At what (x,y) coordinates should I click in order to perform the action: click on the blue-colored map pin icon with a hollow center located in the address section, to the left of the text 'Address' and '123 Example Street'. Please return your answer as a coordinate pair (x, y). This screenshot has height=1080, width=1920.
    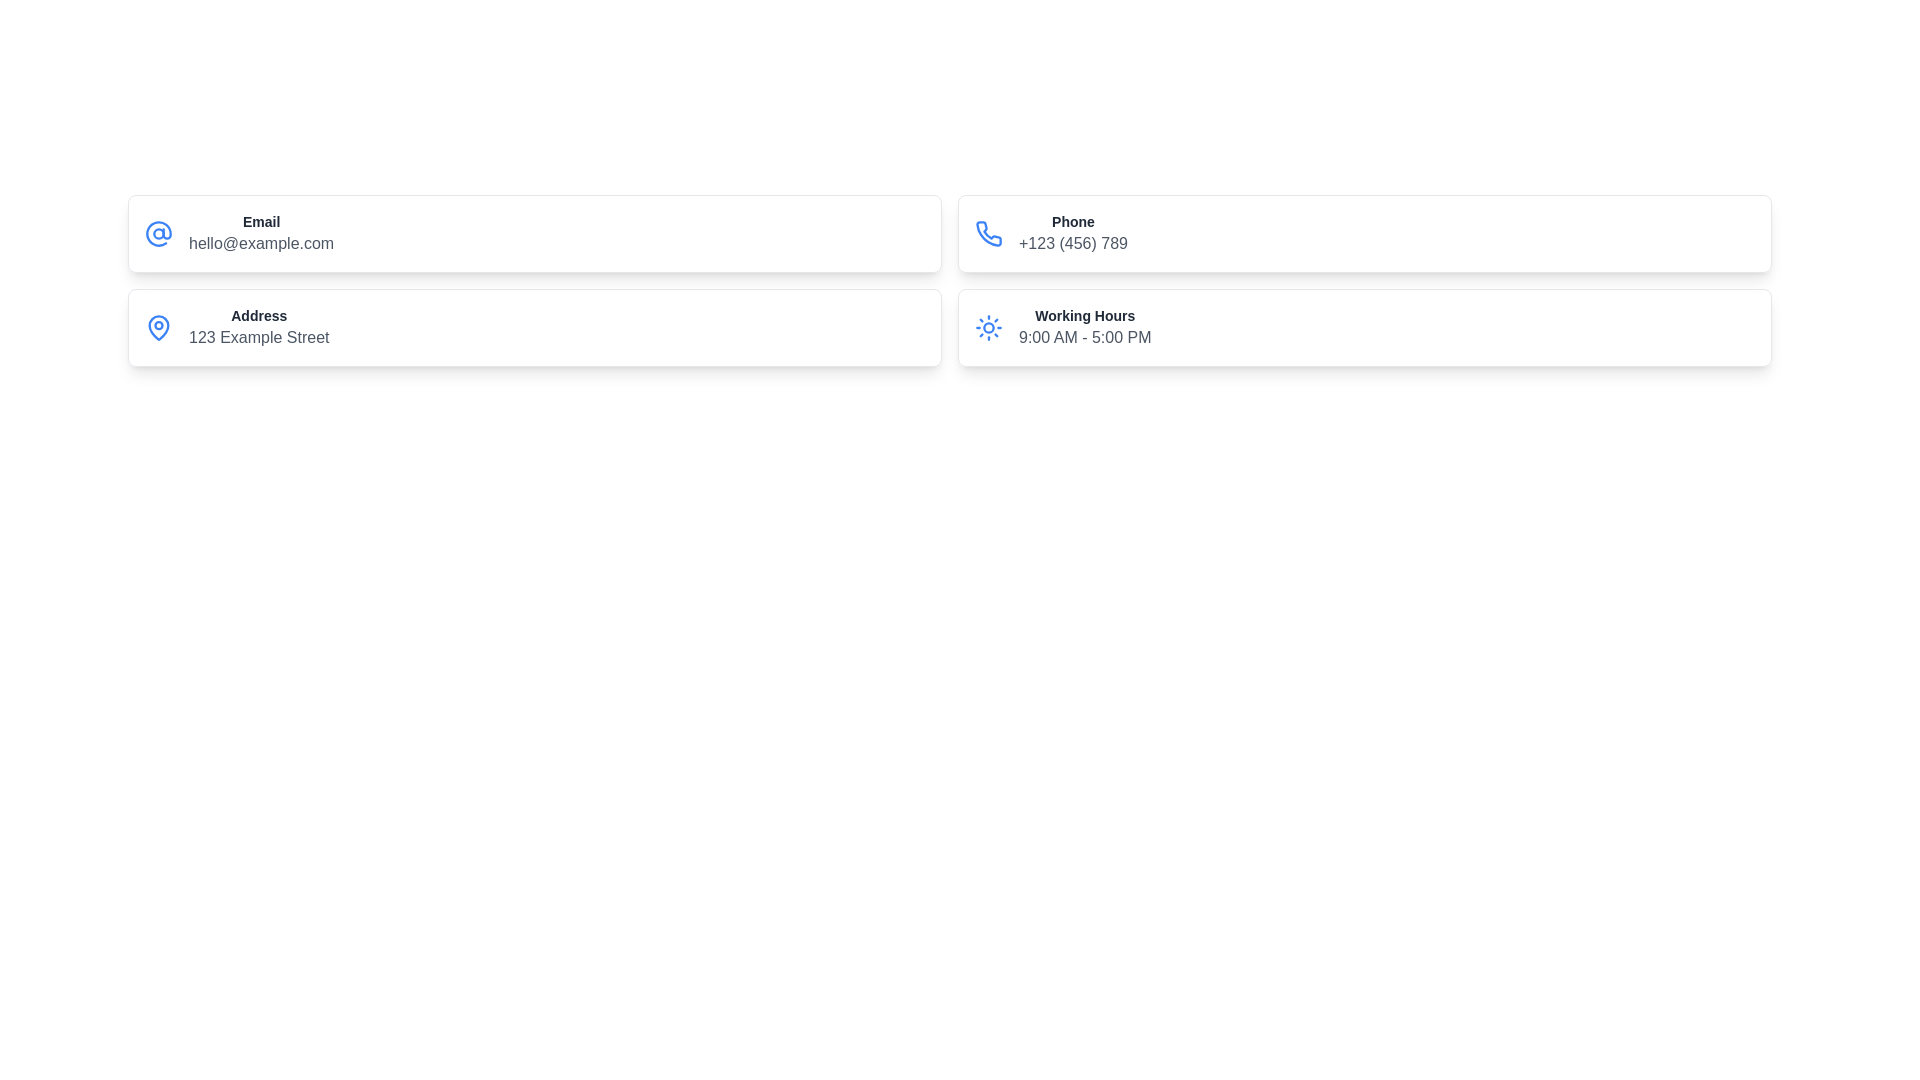
    Looking at the image, I should click on (157, 326).